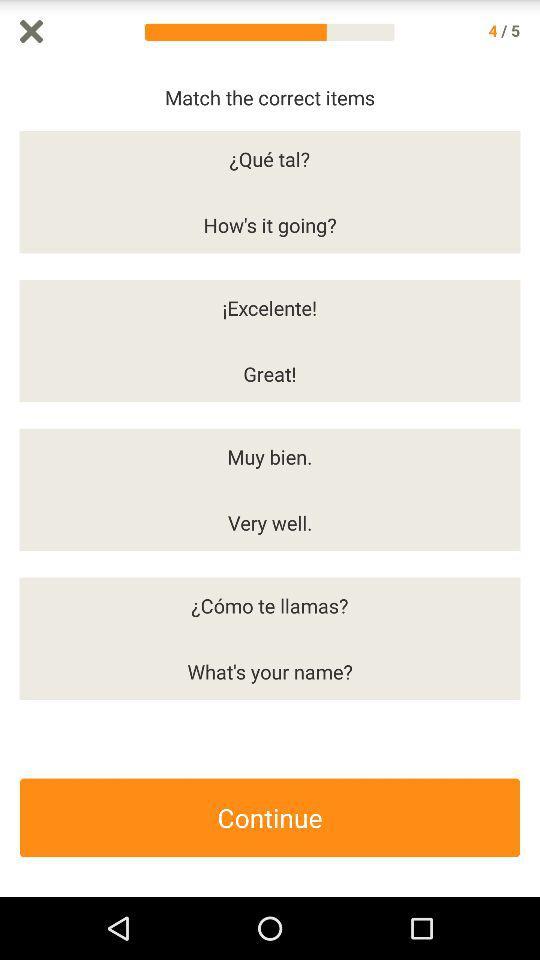 The height and width of the screenshot is (960, 540). I want to click on the continue item, so click(270, 817).